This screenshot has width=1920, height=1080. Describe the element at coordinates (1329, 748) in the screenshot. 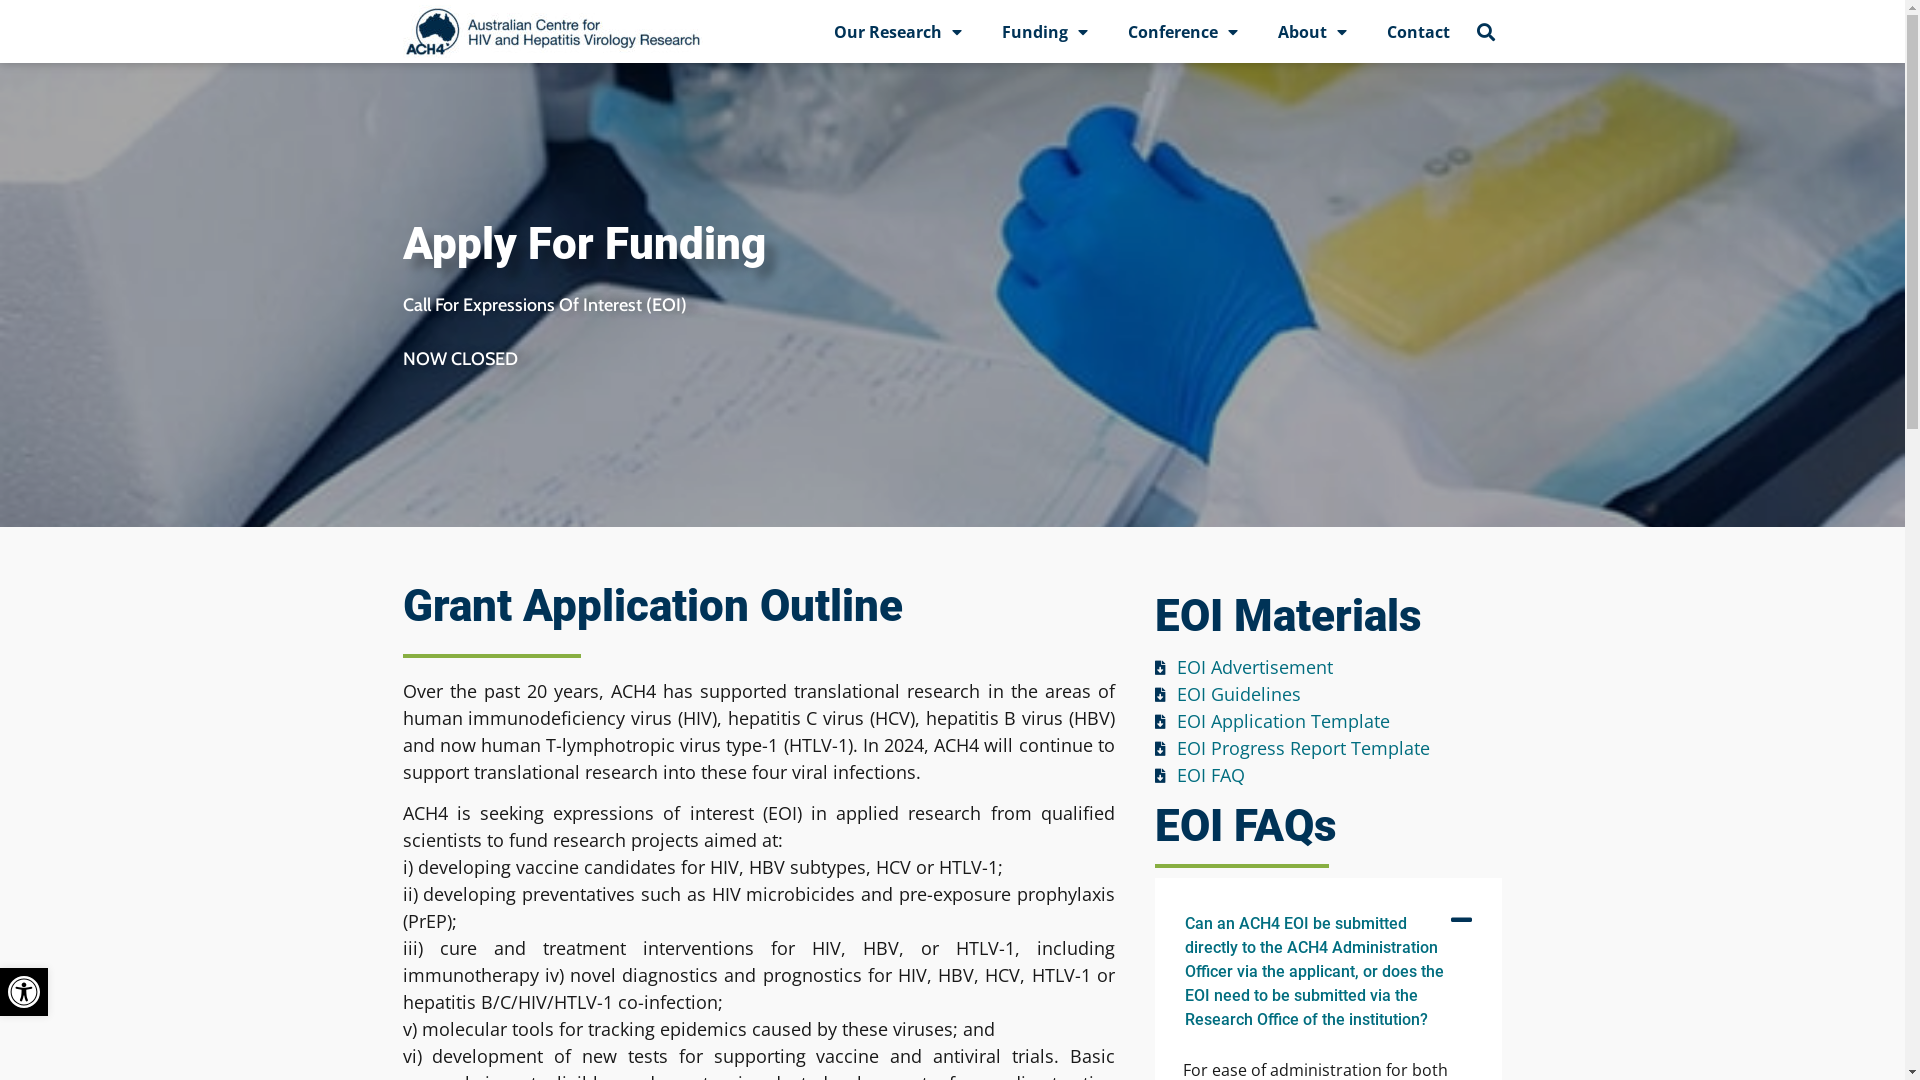

I see `'EOI Progress Report Template'` at that location.